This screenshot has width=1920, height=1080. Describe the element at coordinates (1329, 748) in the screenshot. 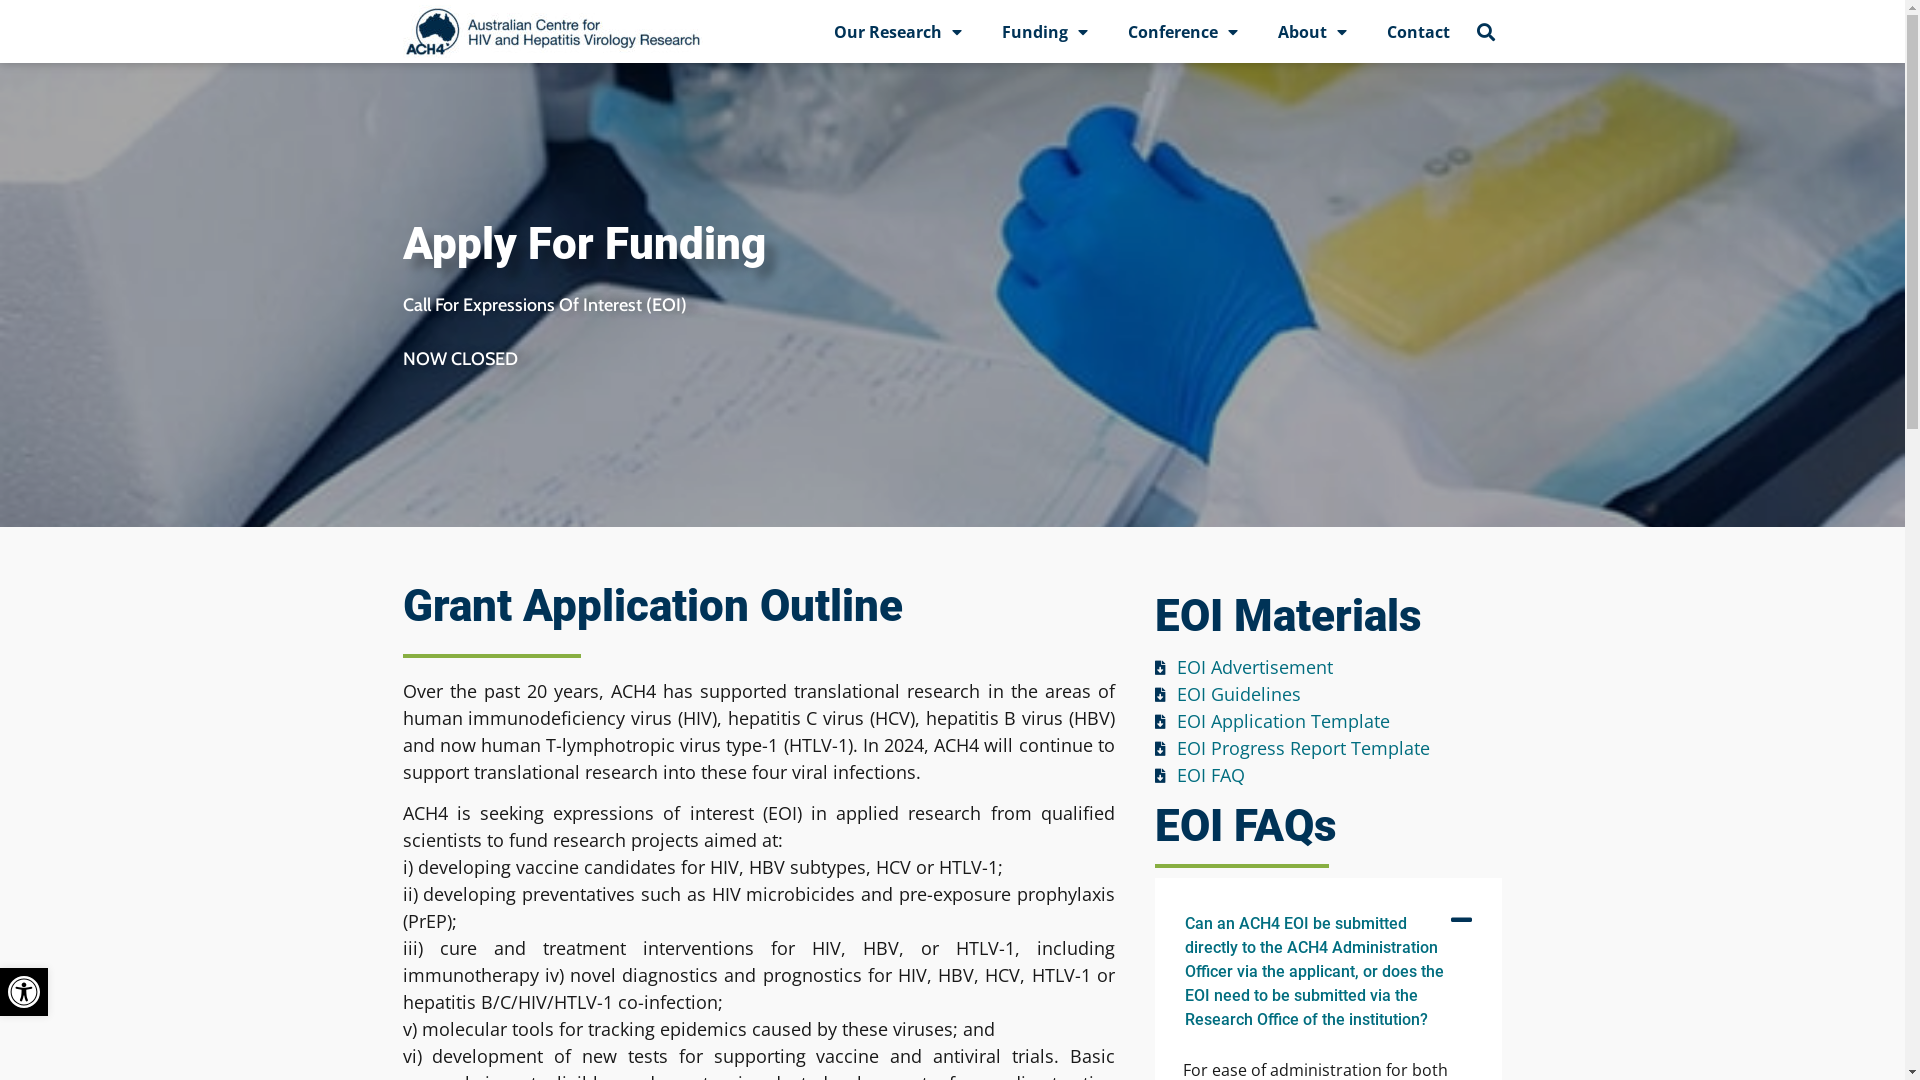

I see `'EOI Progress Report Template'` at that location.